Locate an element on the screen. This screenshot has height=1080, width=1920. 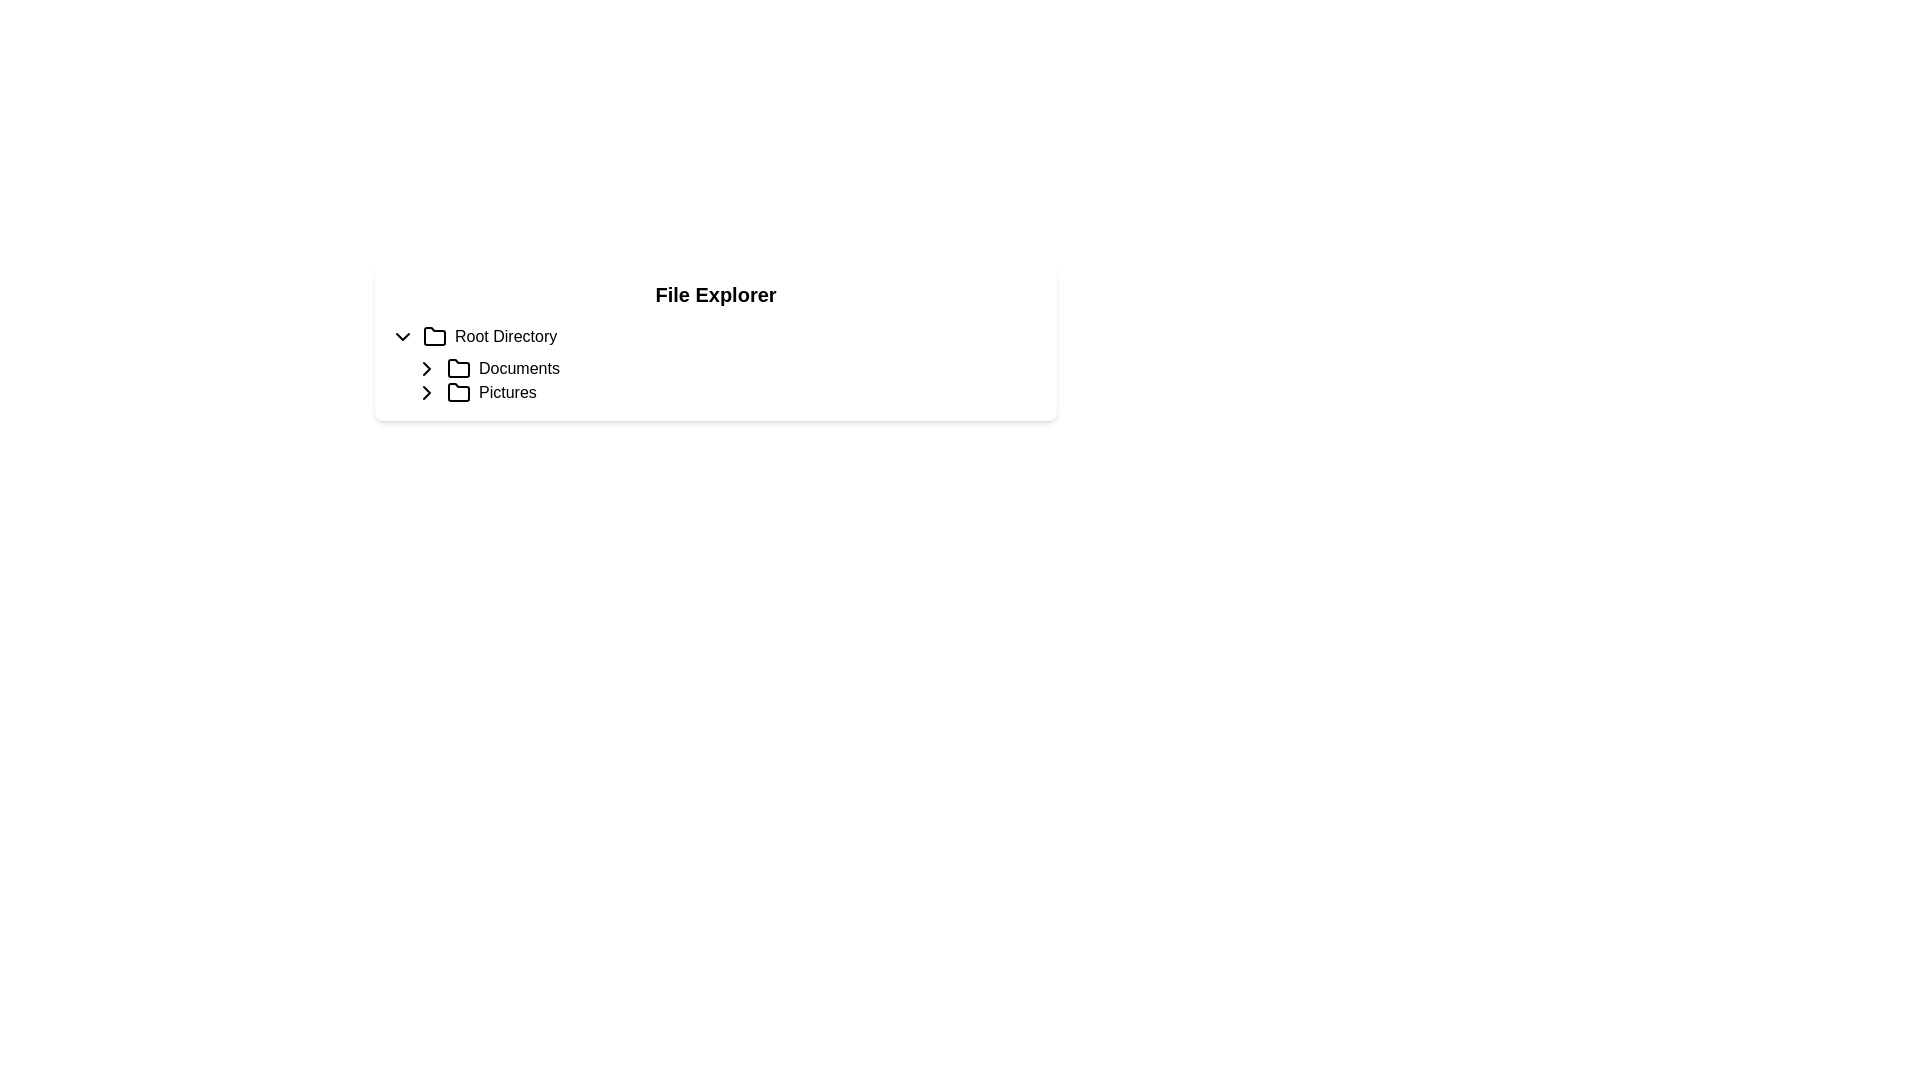
the 'Pictures' folder icon in the file explorer is located at coordinates (458, 392).